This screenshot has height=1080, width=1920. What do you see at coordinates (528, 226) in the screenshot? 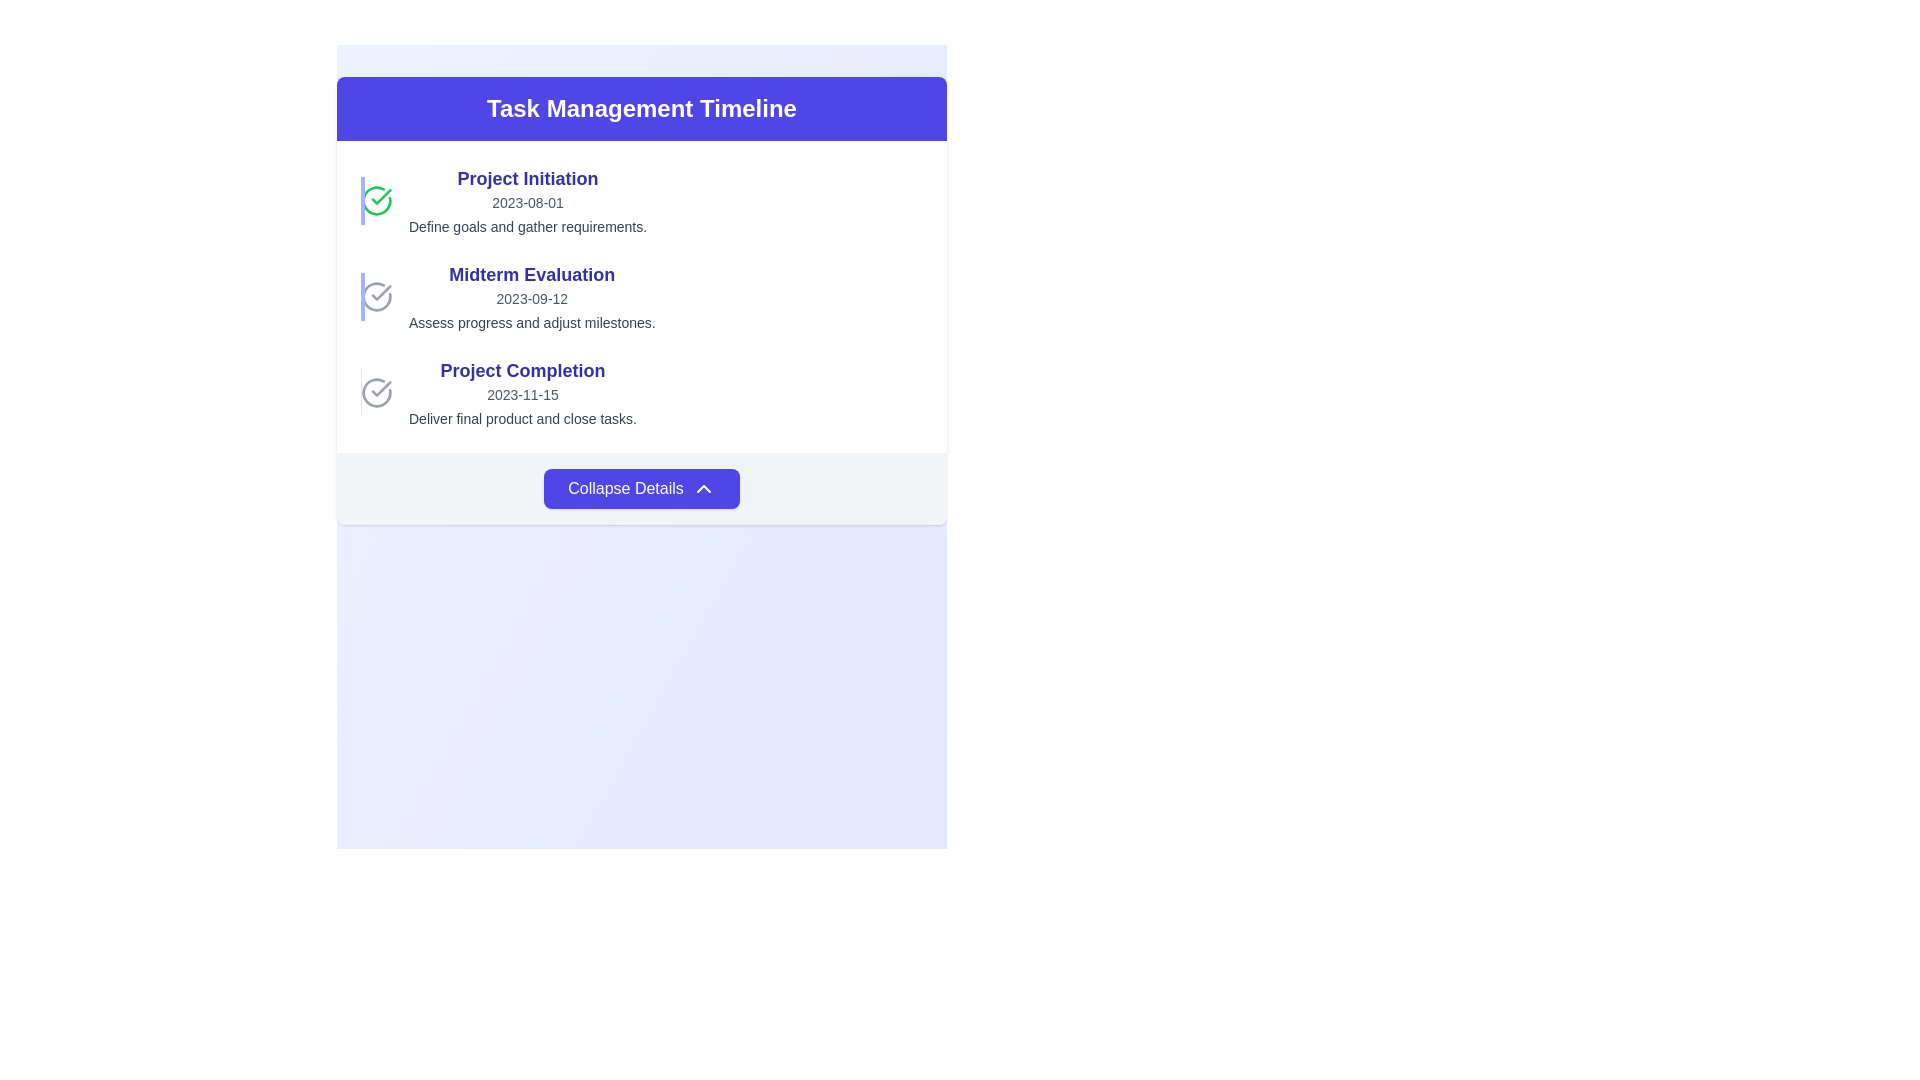
I see `the text snippet that says 'Define goals and gather requirements.' located under the heading 'Project Initiation' and the date '2023-08-01'` at bounding box center [528, 226].